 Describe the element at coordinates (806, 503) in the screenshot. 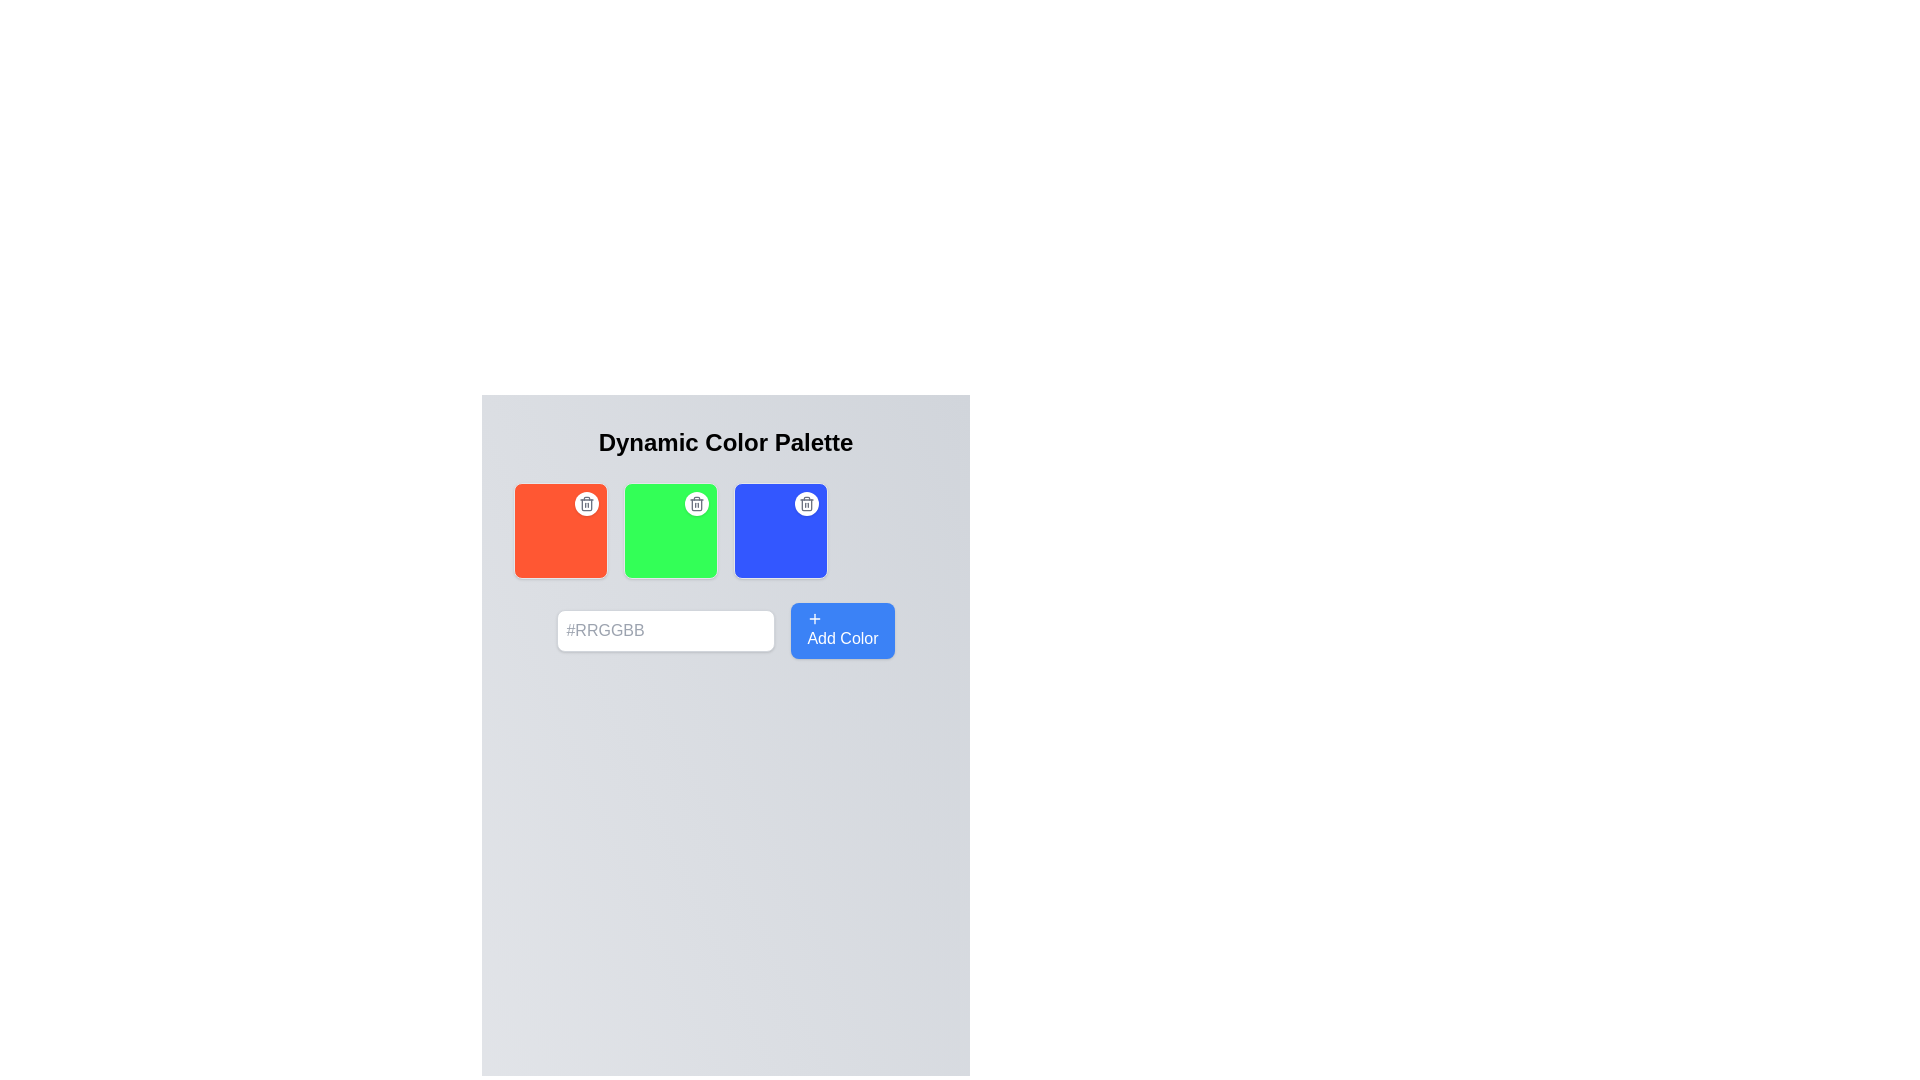

I see `the circular button with a white background and a gray trash can icon located at the upper-right corner of the blue rectangular card in the third position under the 'Dynamic Color Palette' section` at that location.